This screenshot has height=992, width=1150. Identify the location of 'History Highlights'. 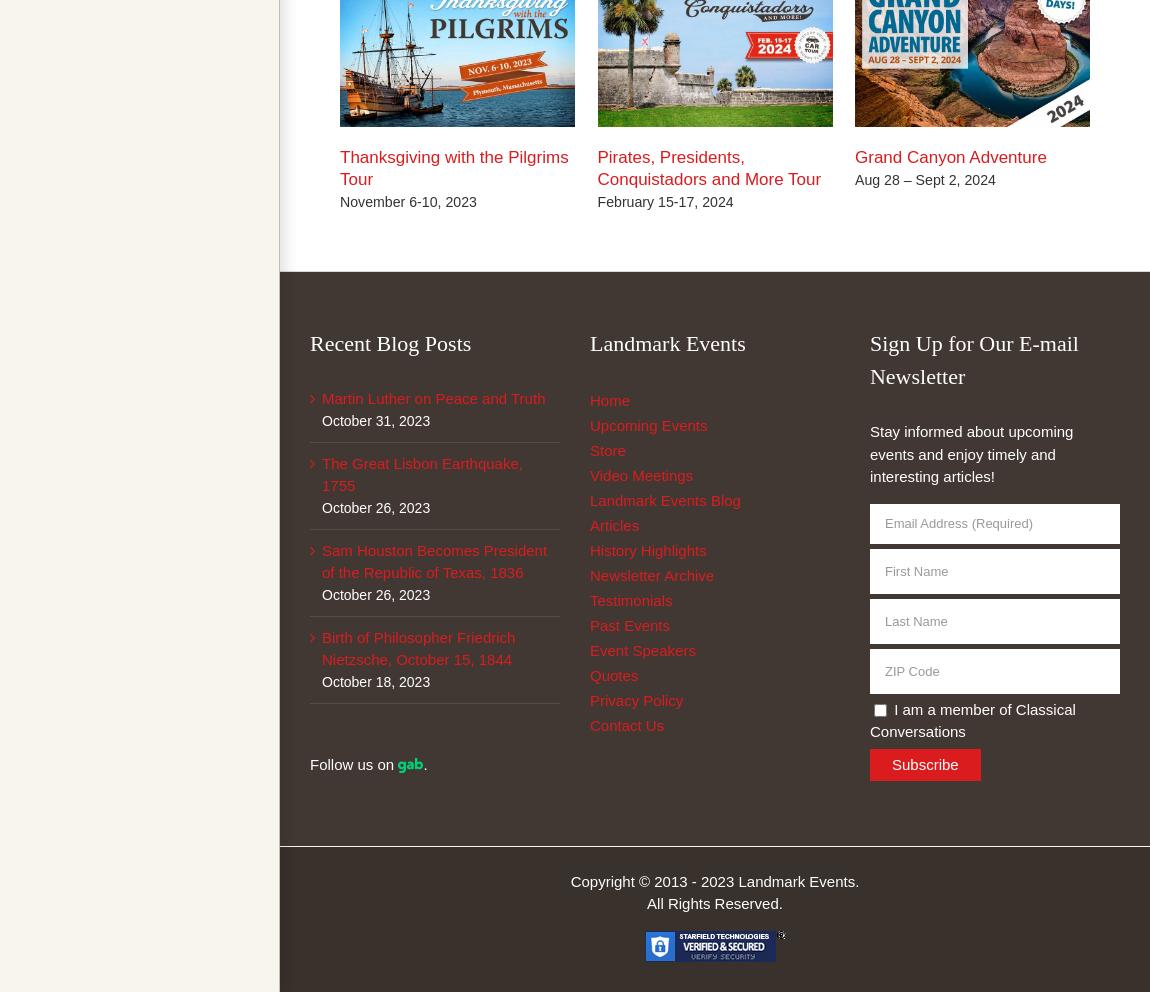
(588, 550).